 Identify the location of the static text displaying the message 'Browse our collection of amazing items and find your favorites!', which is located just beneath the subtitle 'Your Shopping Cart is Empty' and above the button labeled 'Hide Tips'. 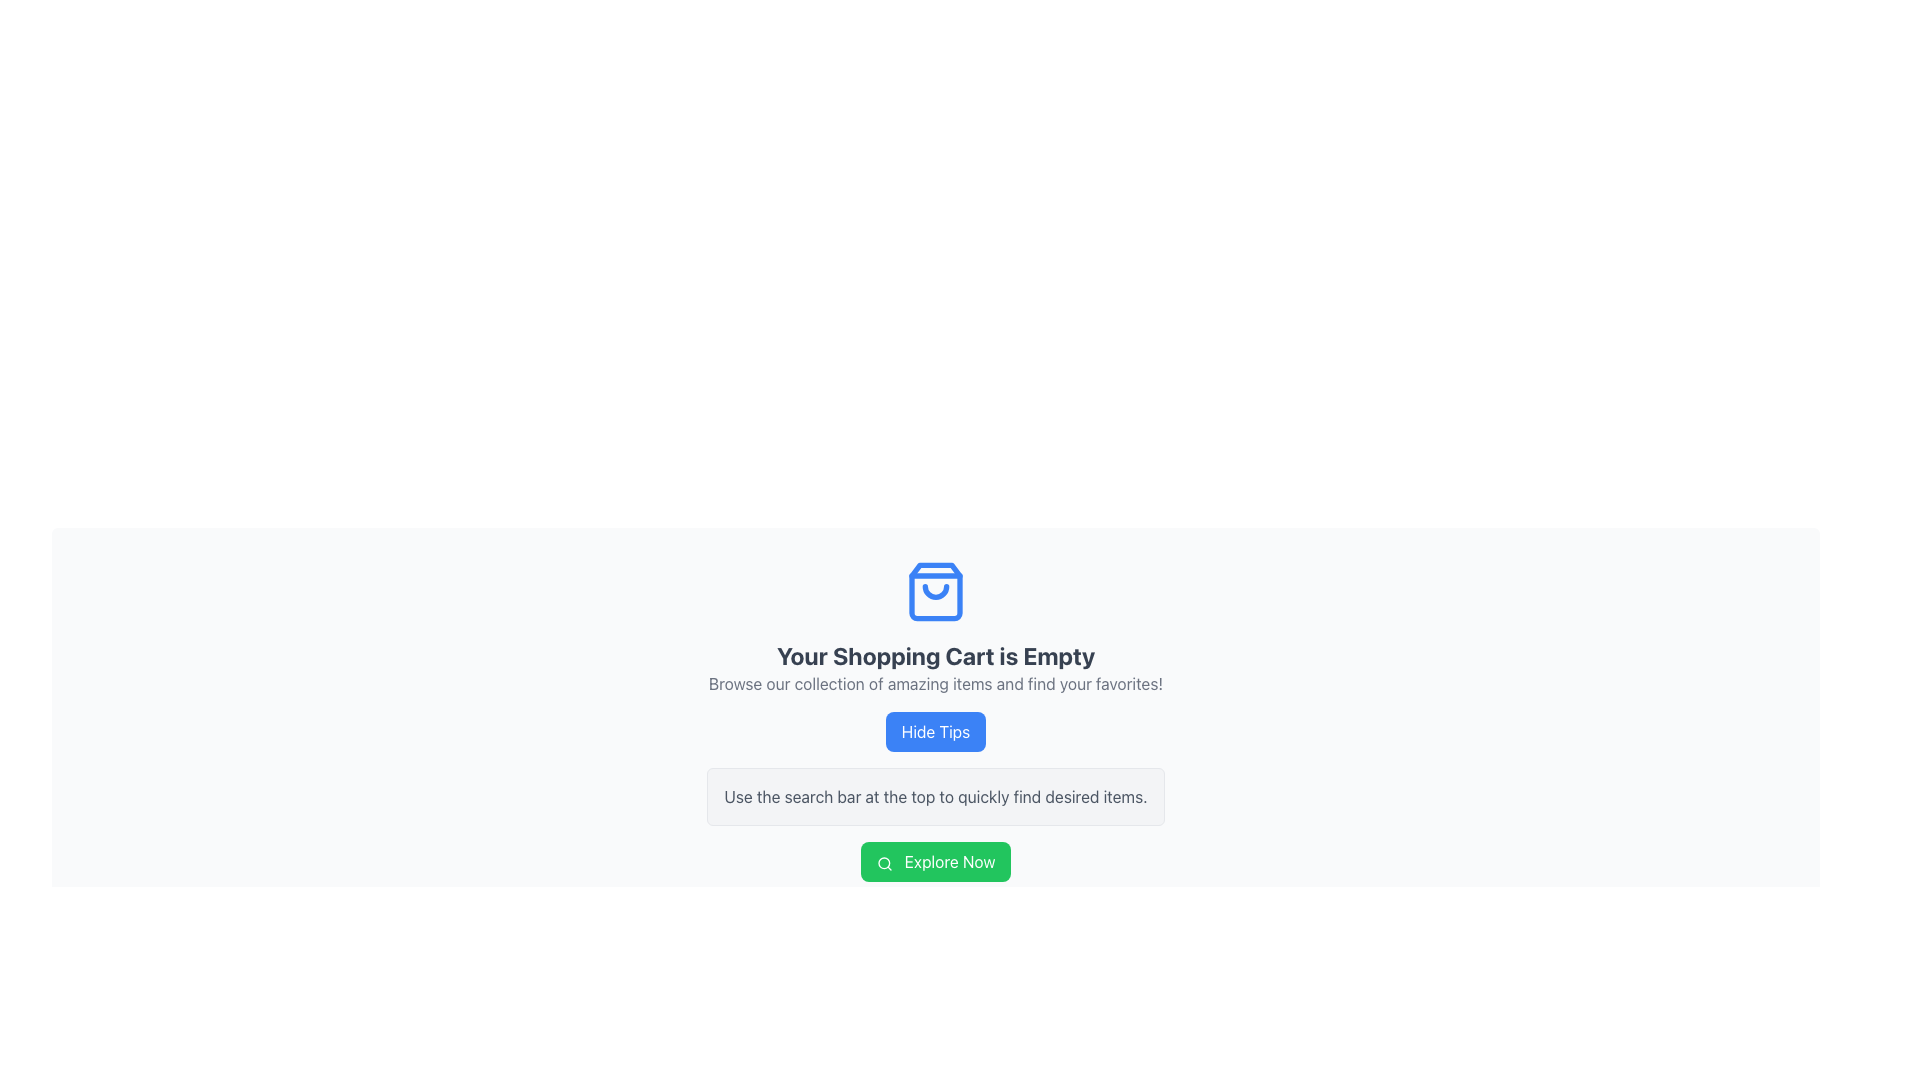
(935, 682).